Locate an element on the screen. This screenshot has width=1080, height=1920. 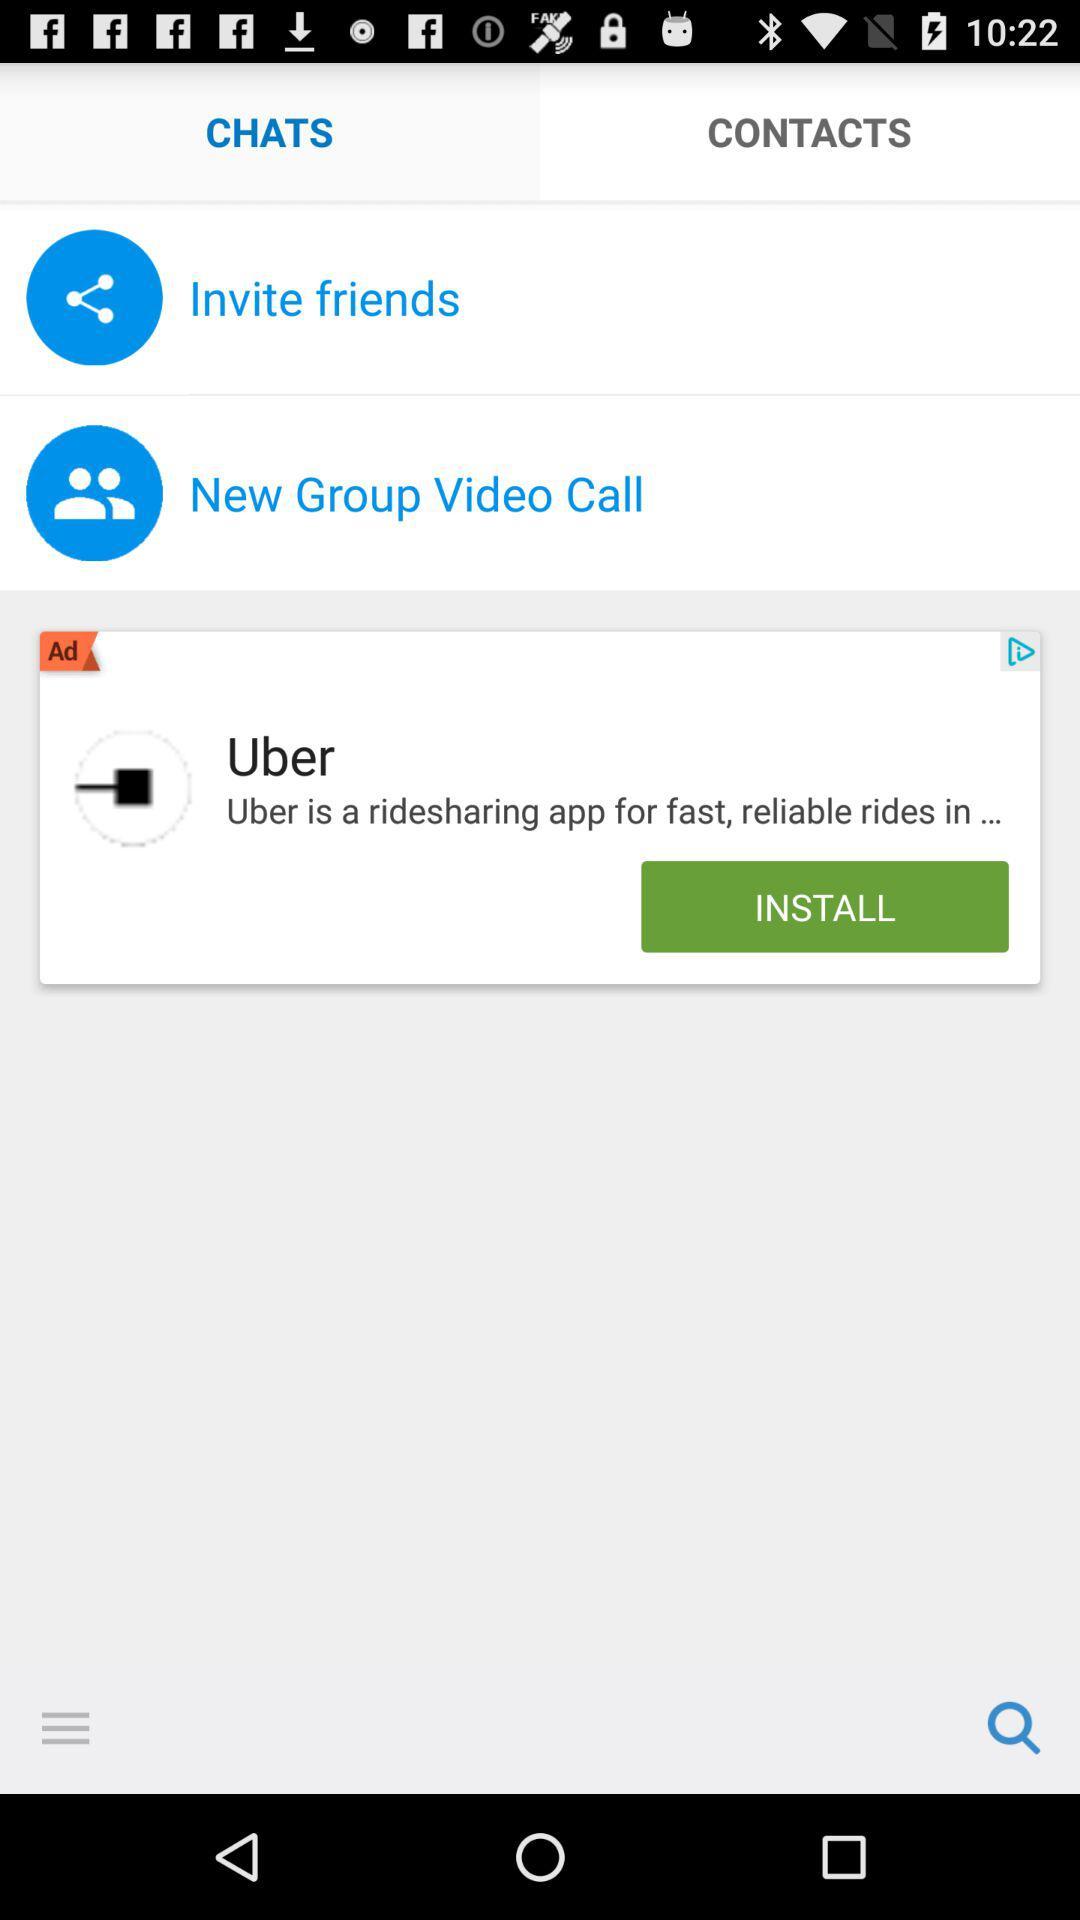
item above install item is located at coordinates (616, 811).